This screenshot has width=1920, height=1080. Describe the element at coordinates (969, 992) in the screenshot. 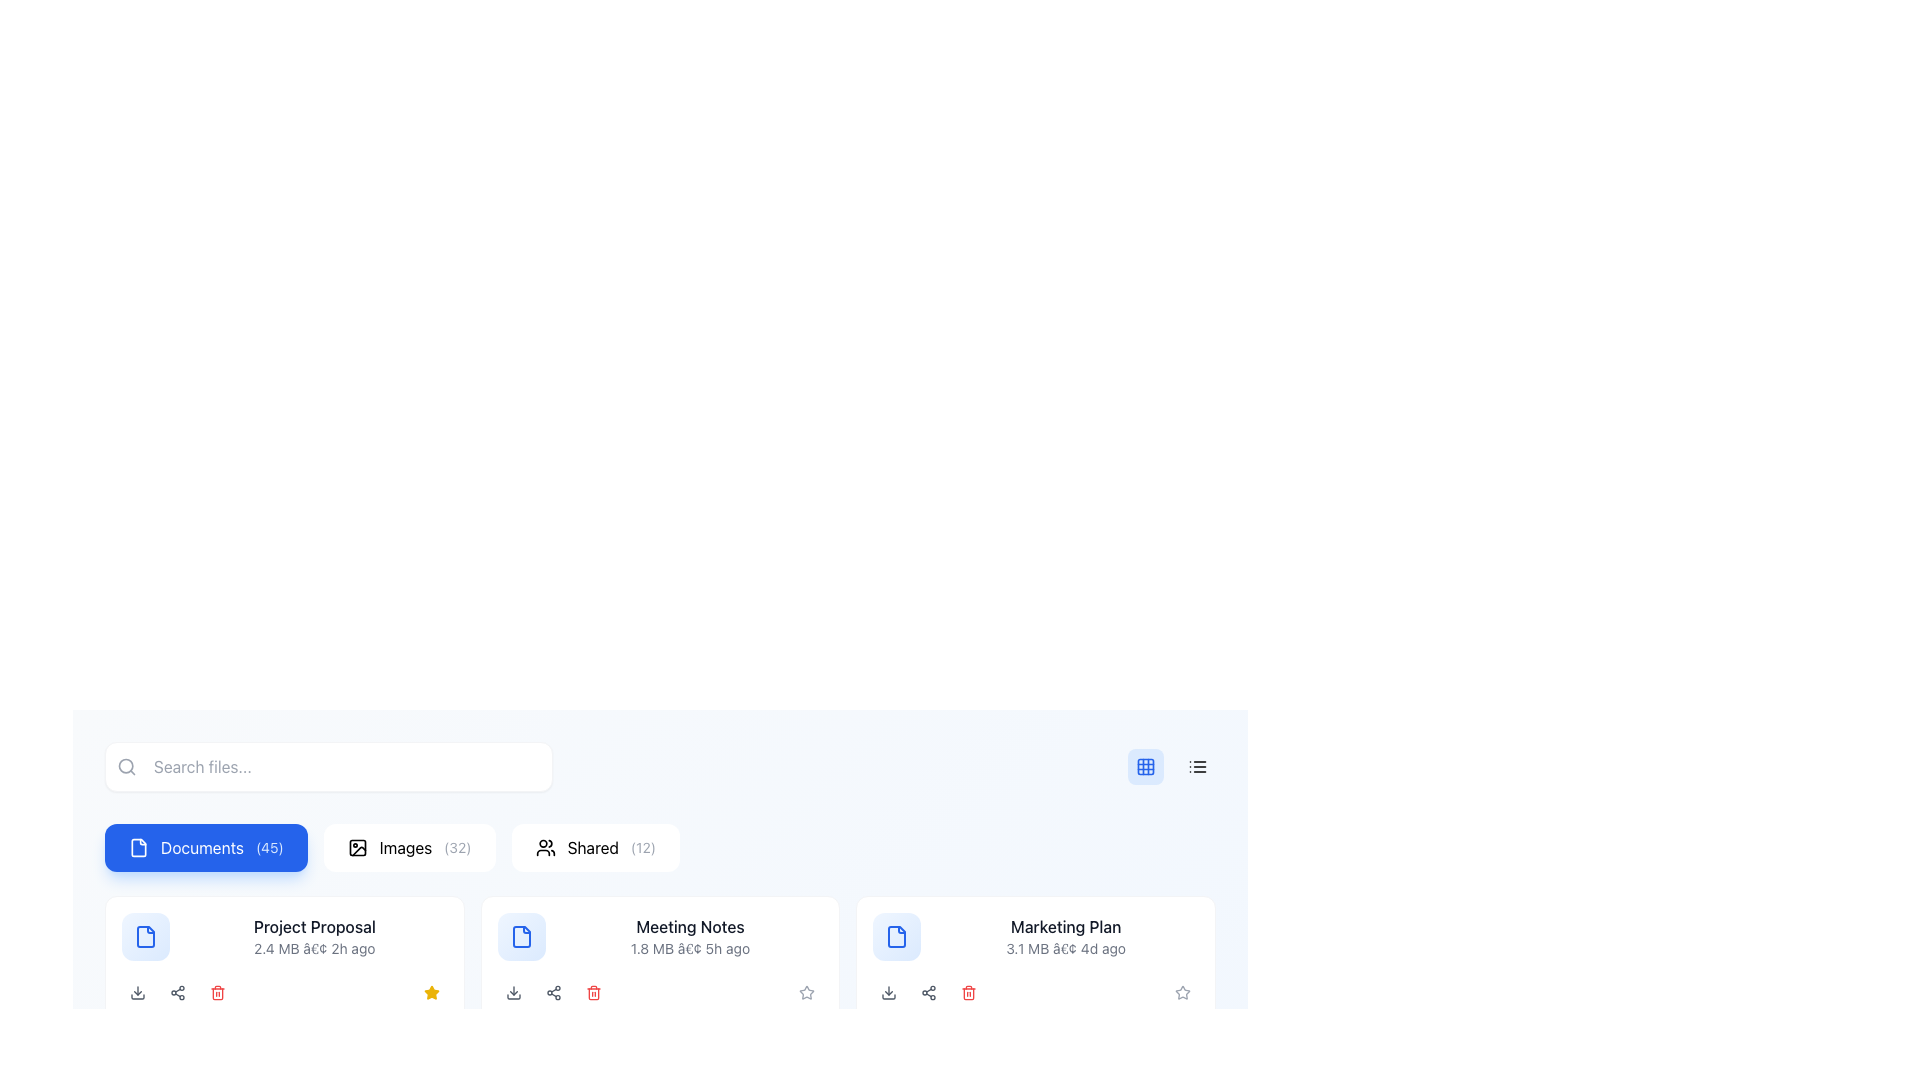

I see `the delete button for the file named 'Marketing Plan'` at that location.